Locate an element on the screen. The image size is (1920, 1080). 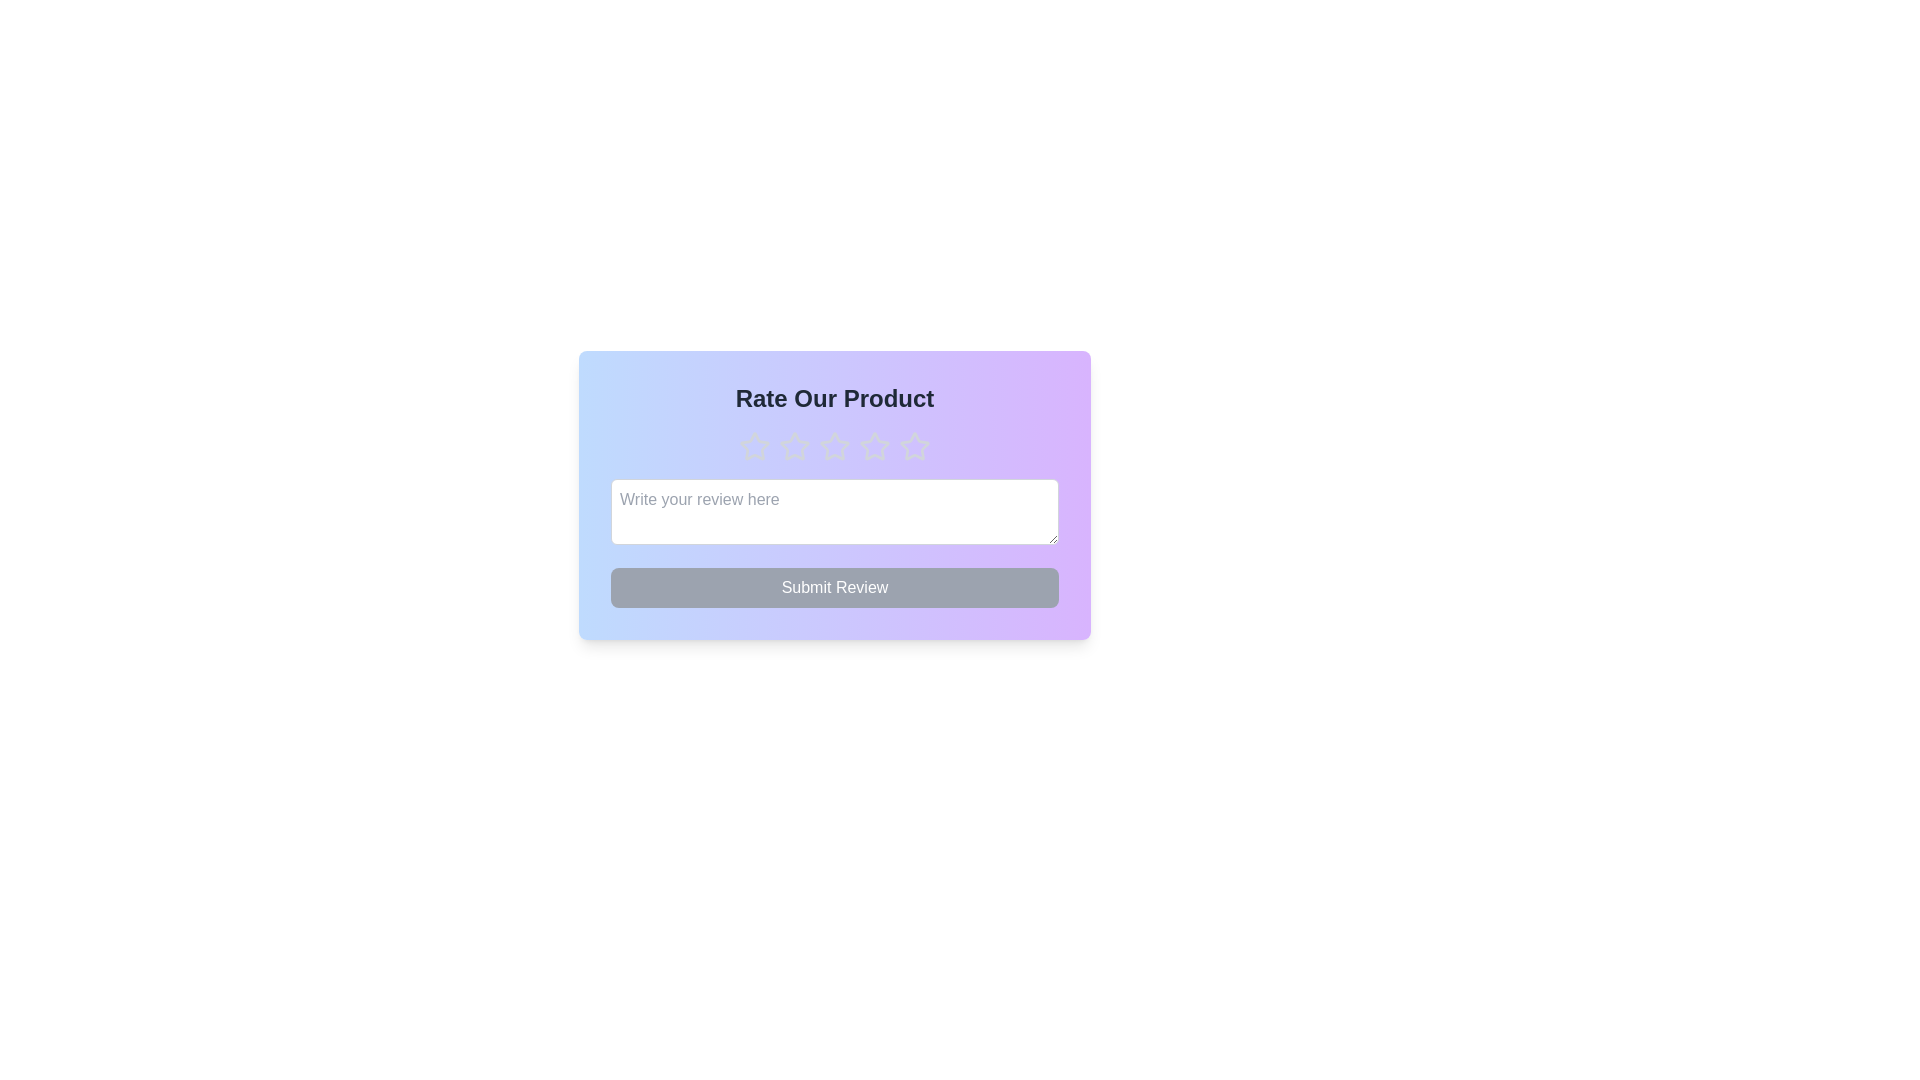
the star corresponding to the desired rating of 1 is located at coordinates (753, 446).